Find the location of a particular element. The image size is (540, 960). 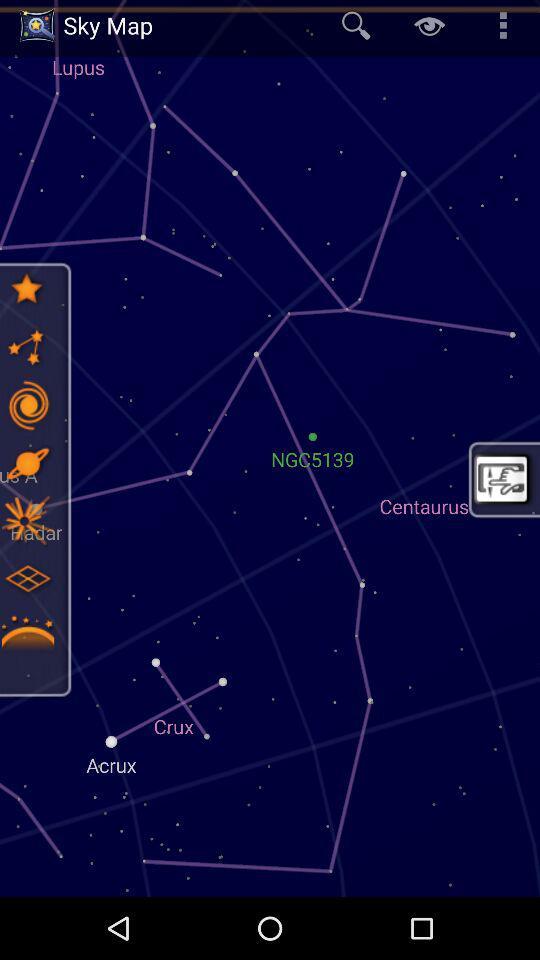

the layers icon is located at coordinates (26, 578).